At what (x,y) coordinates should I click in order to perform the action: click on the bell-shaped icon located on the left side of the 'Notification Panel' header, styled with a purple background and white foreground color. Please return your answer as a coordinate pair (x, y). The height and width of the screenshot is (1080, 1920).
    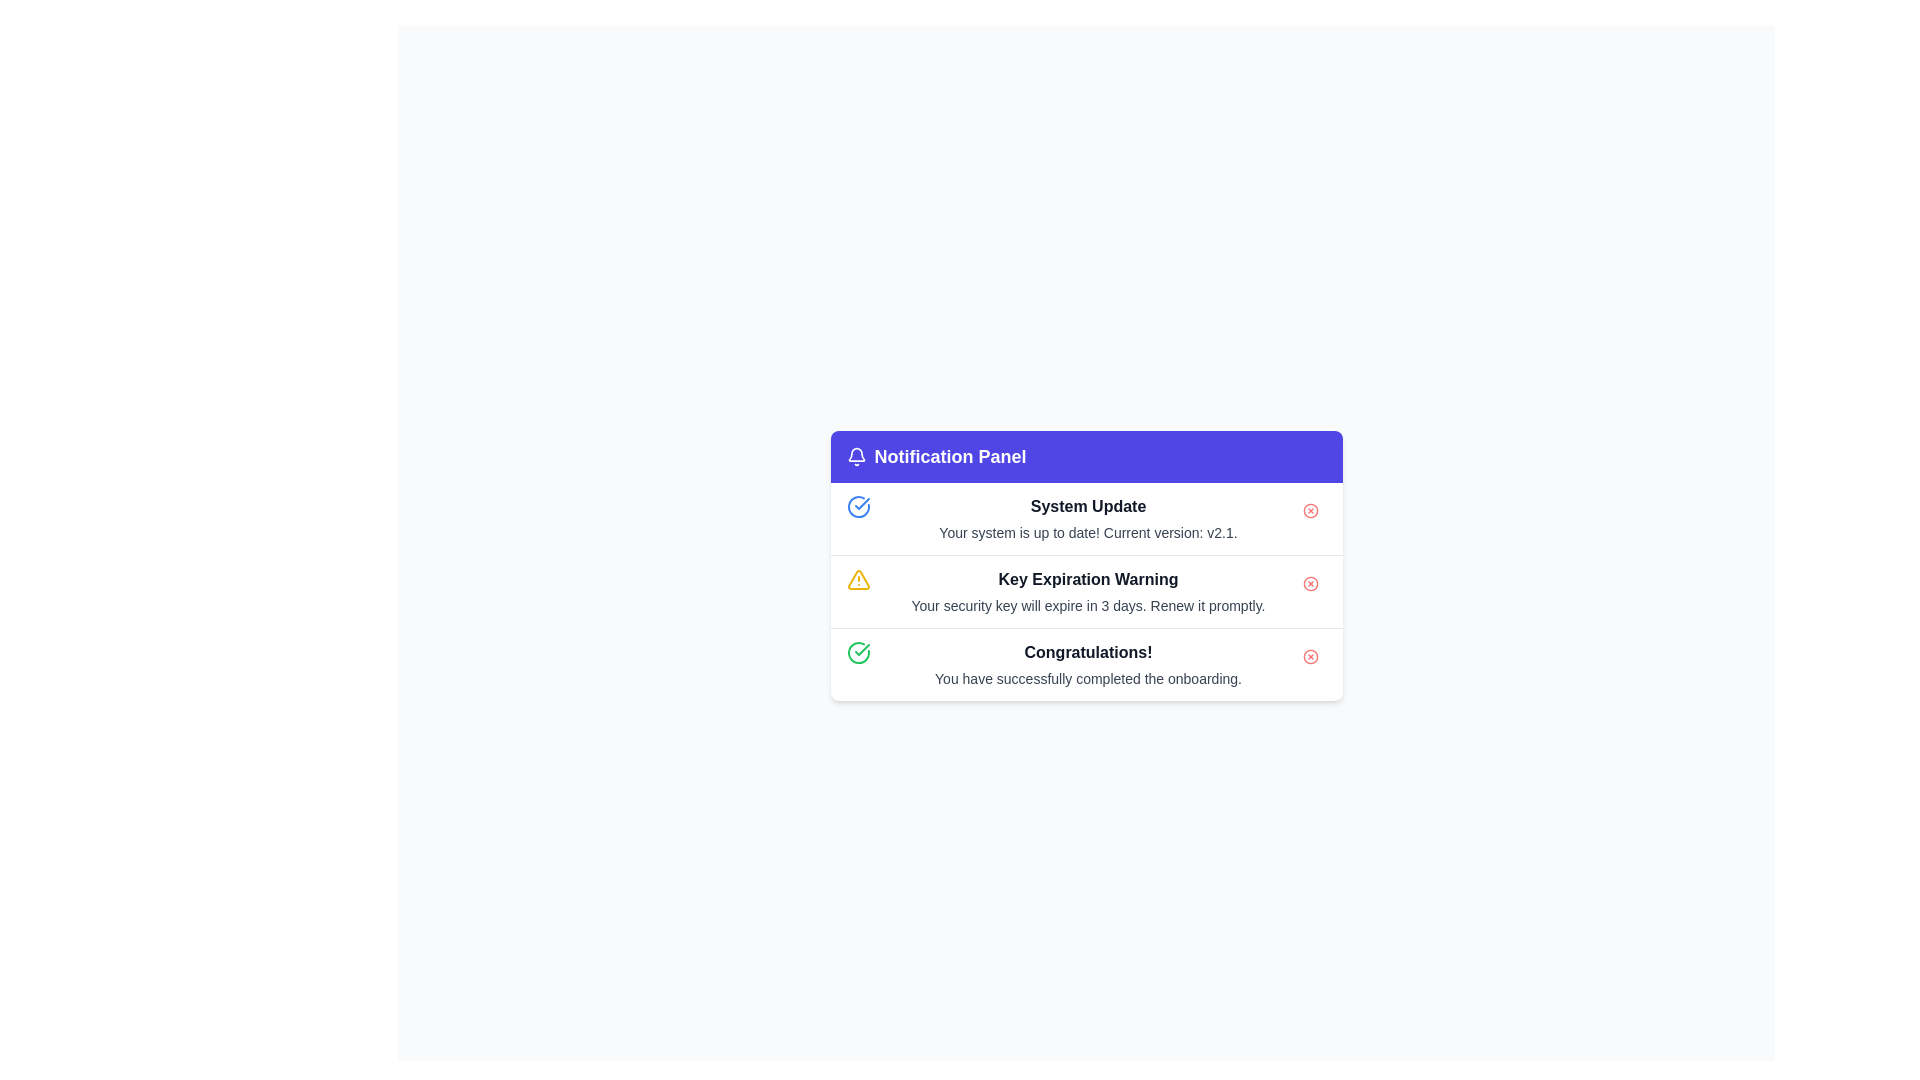
    Looking at the image, I should click on (856, 456).